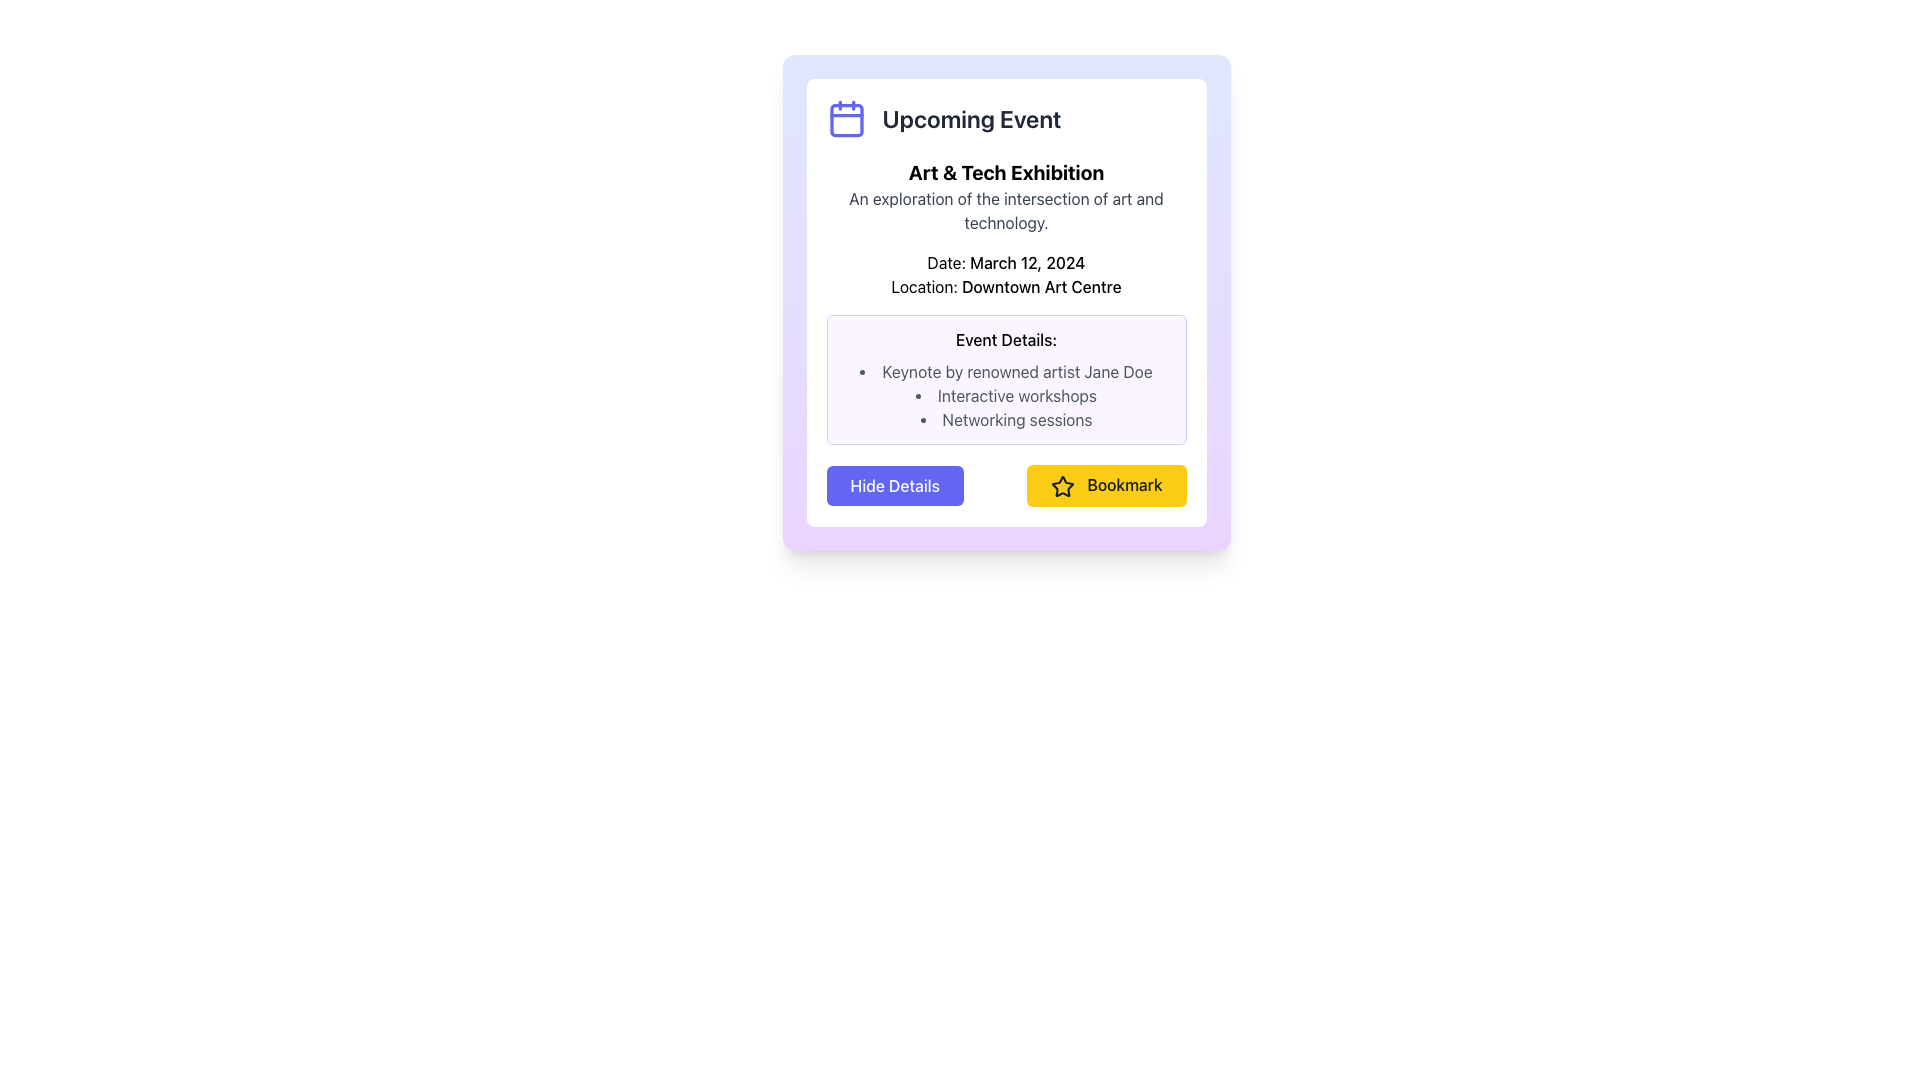 The image size is (1920, 1080). What do you see at coordinates (1006, 172) in the screenshot?
I see `the text label displaying 'Art & Tech Exhibition'` at bounding box center [1006, 172].